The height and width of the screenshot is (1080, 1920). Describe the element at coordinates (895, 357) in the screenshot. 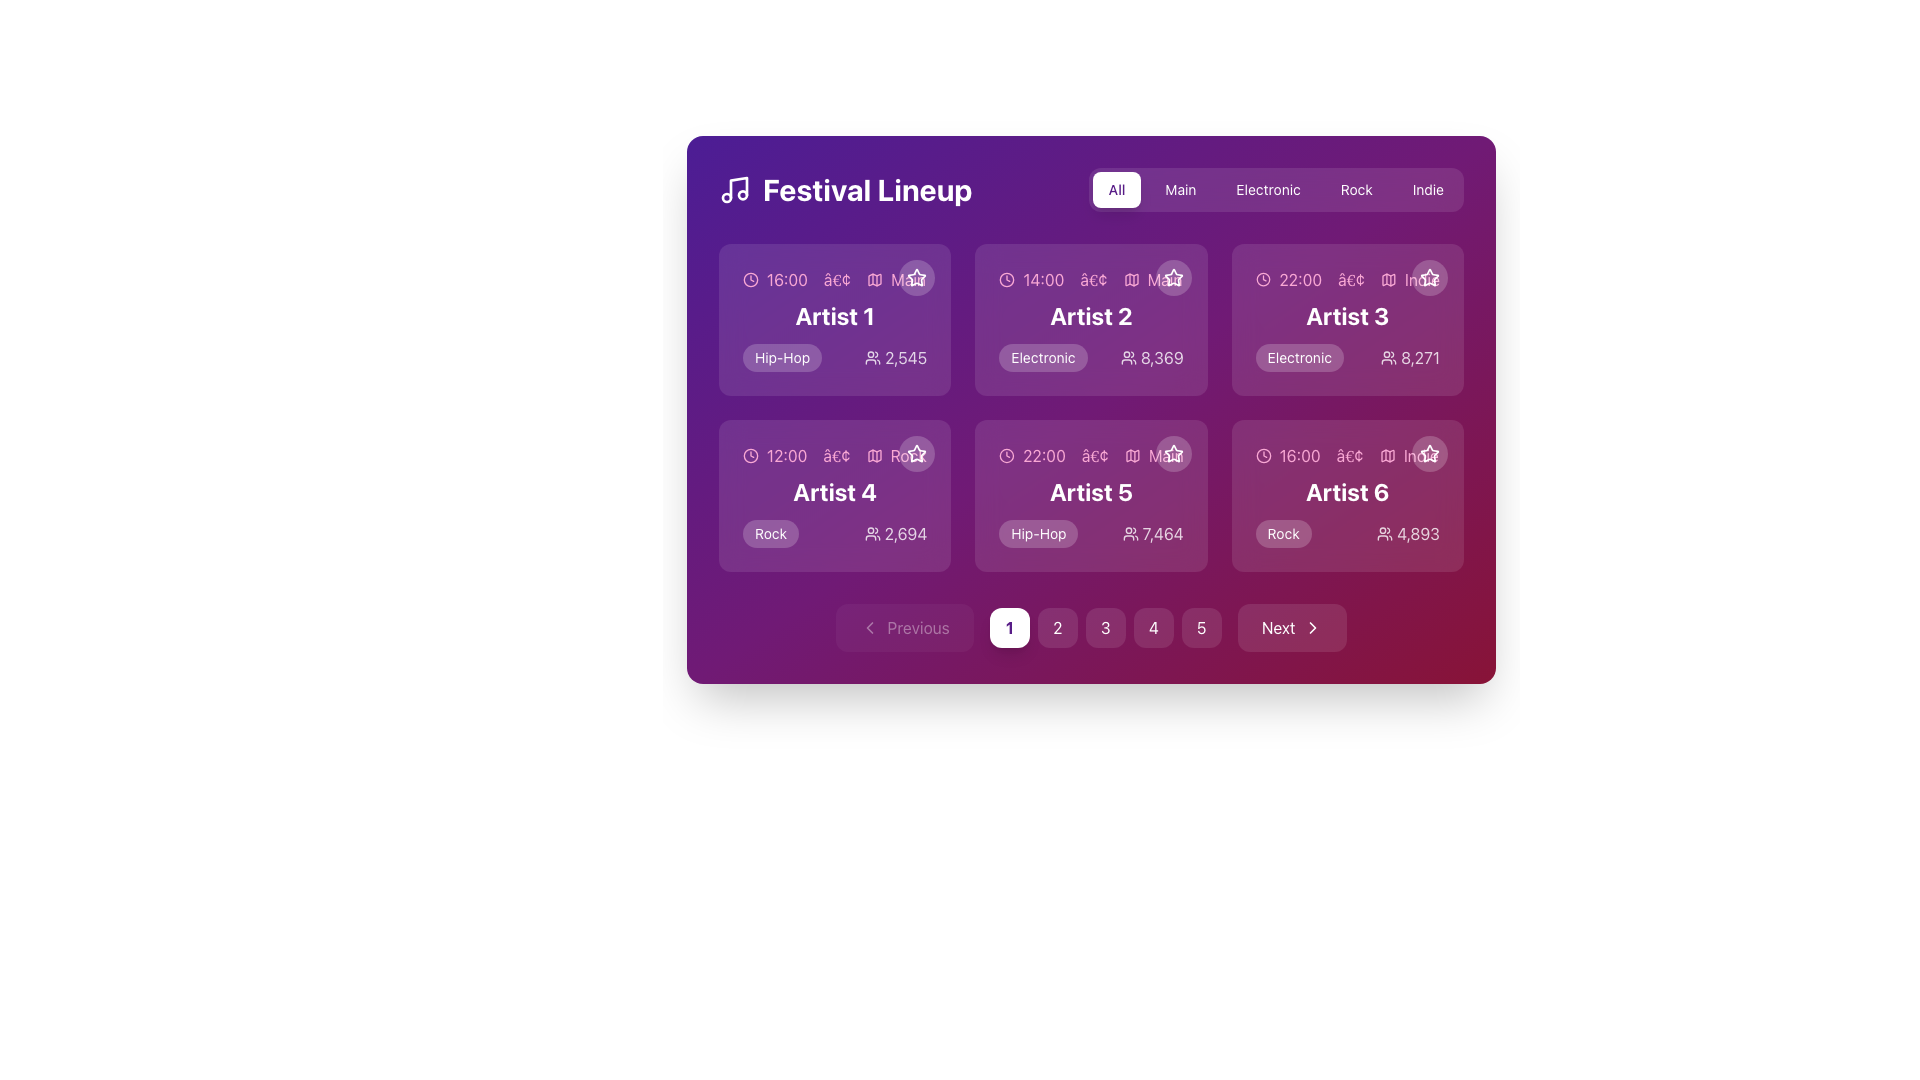

I see `the numerical label displaying '2,545' with a user icon, located in the lower-right section of the 'Artist 1' card, next to the 'Hip-Hop' label and beneath the artist name to potentially reveal a tooltip` at that location.